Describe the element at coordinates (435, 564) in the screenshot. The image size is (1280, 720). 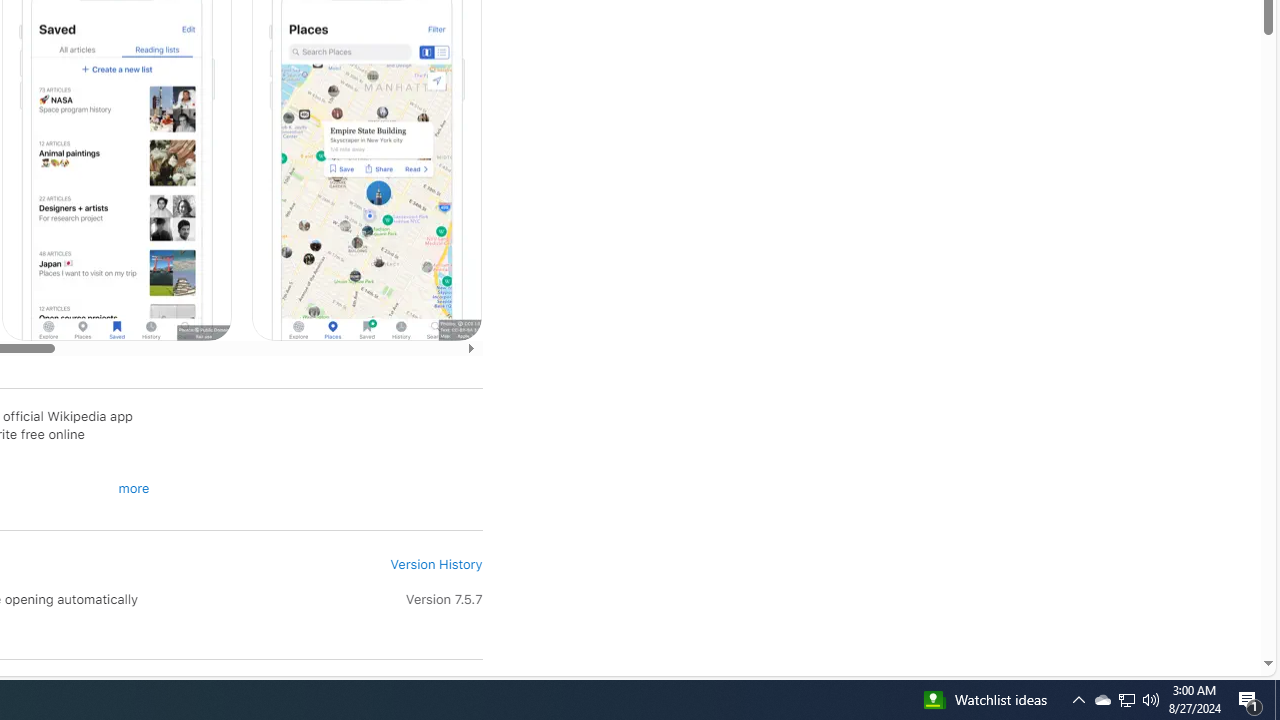
I see `'Version History'` at that location.